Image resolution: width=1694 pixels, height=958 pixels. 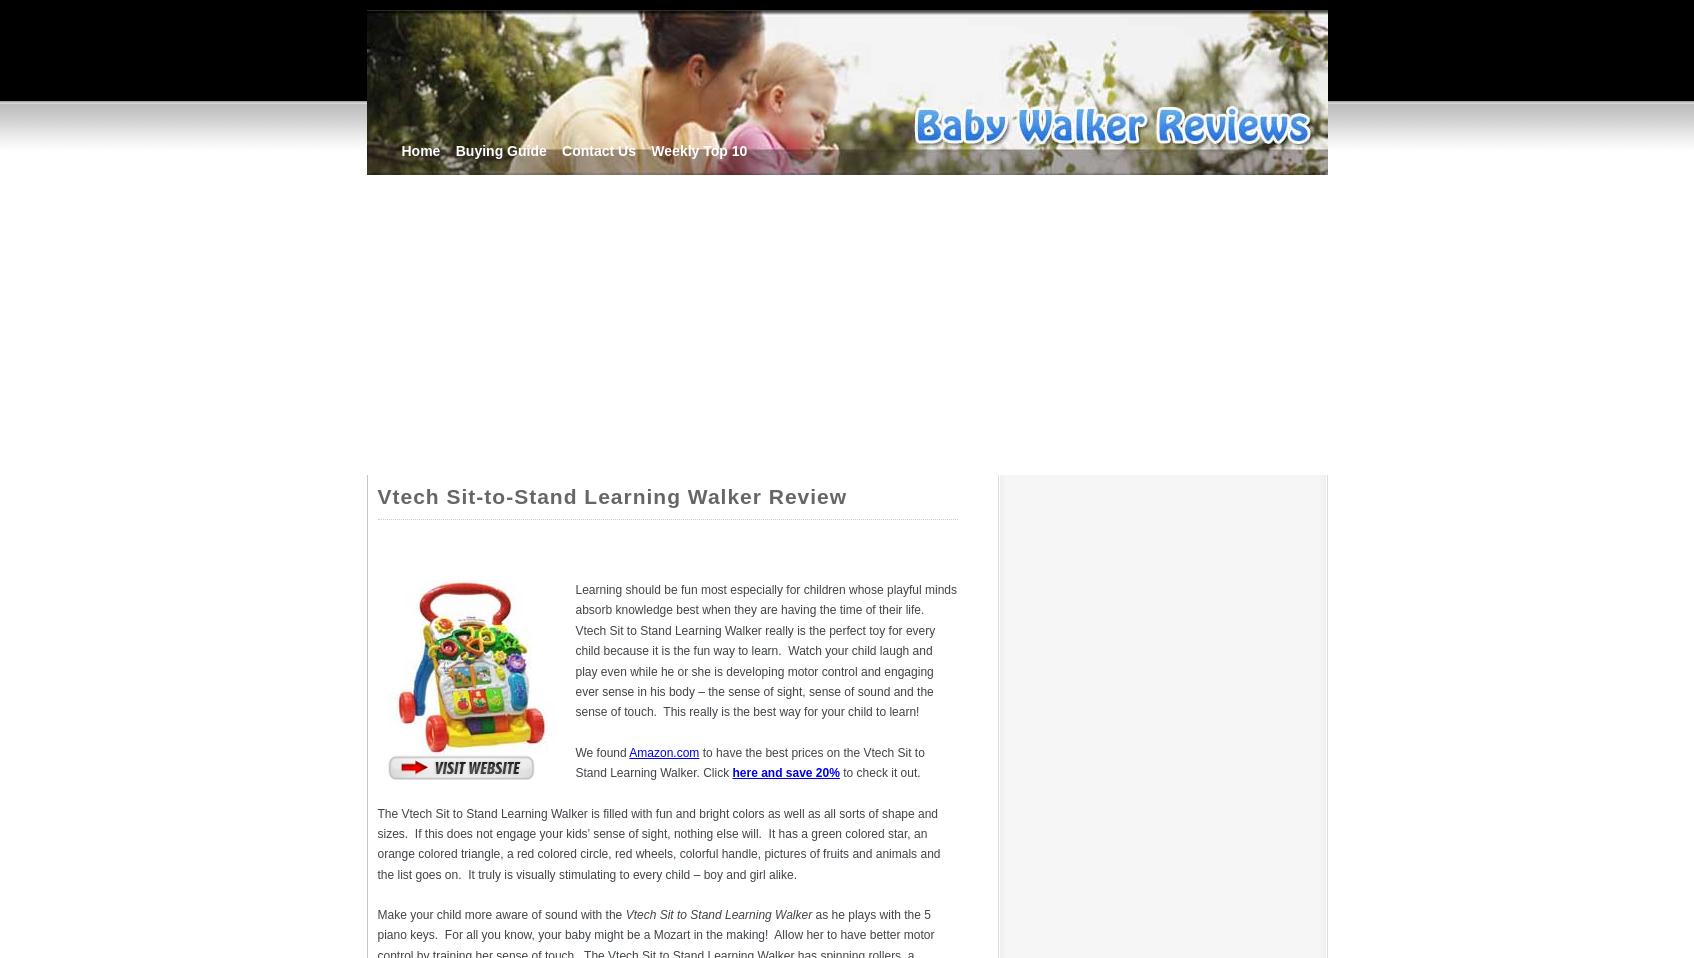 What do you see at coordinates (499, 150) in the screenshot?
I see `'Buying Guide'` at bounding box center [499, 150].